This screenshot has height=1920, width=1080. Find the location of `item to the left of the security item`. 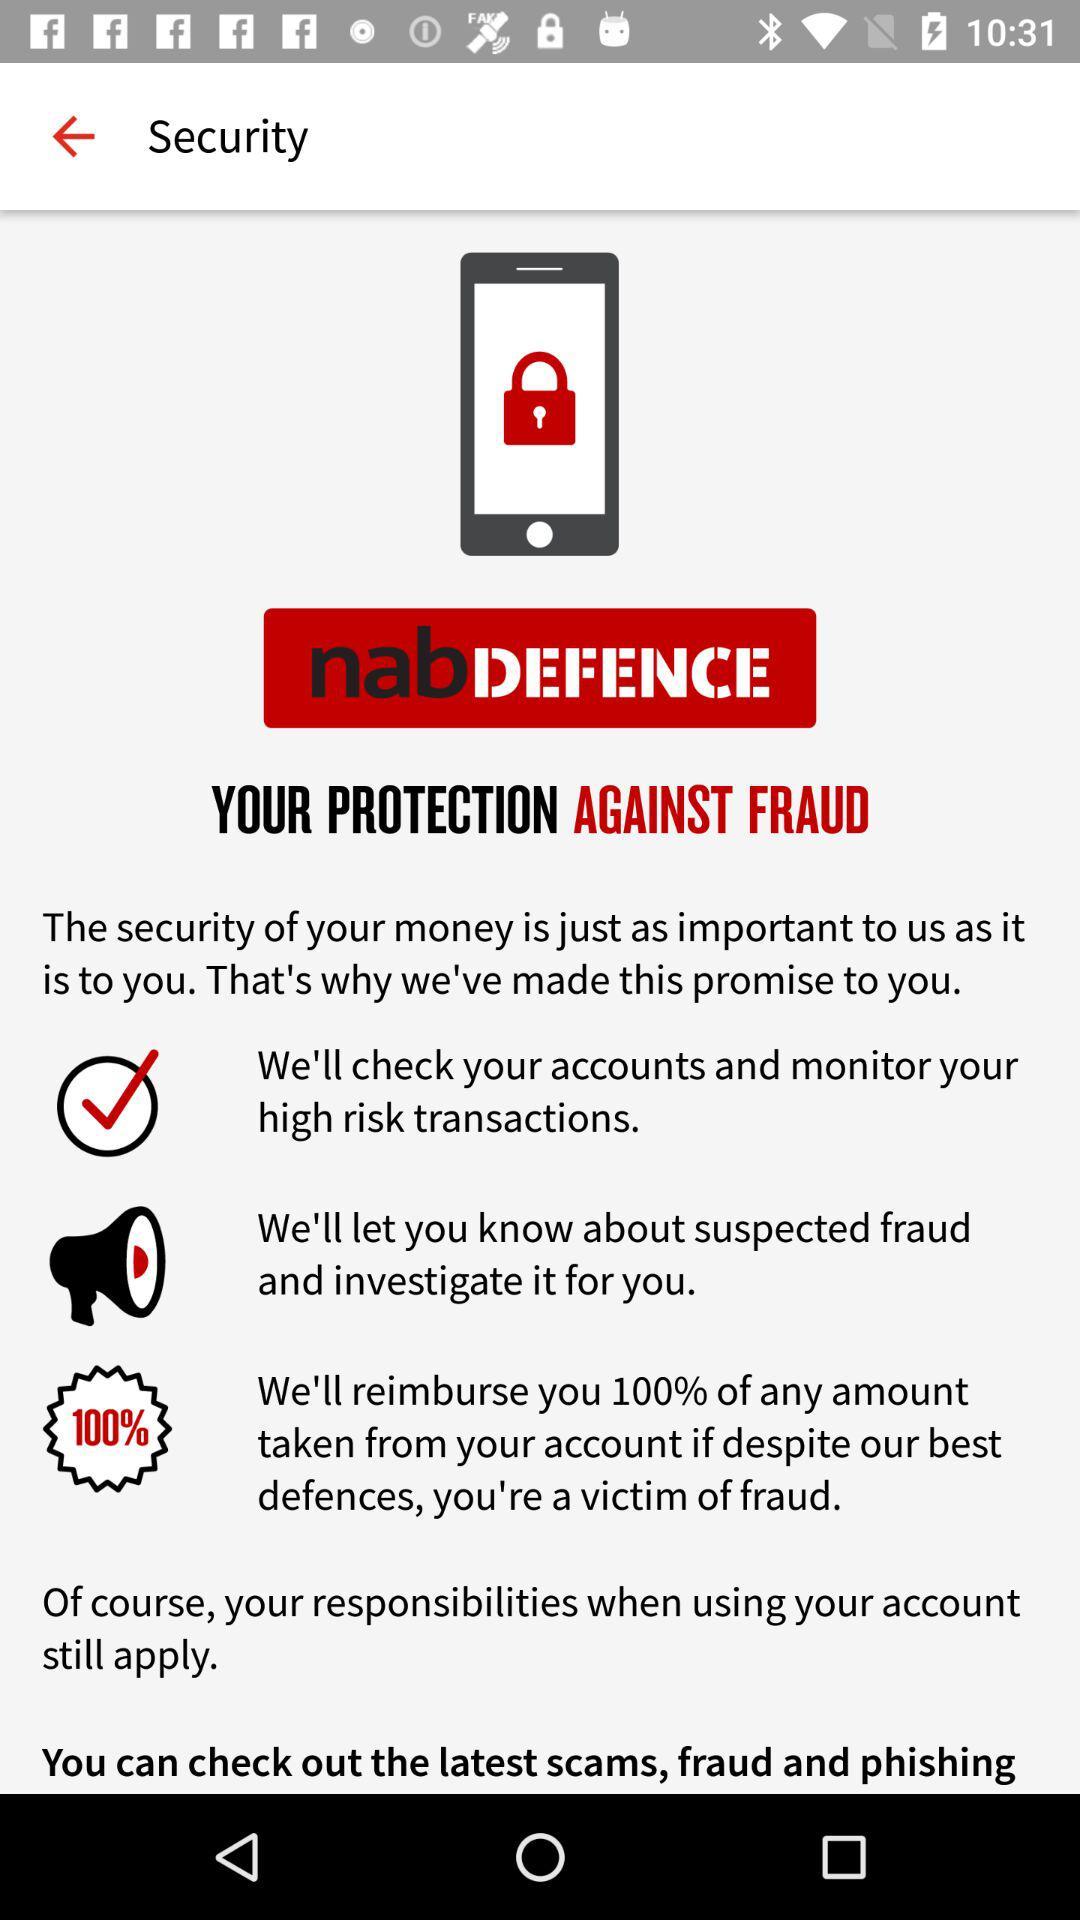

item to the left of the security item is located at coordinates (72, 135).